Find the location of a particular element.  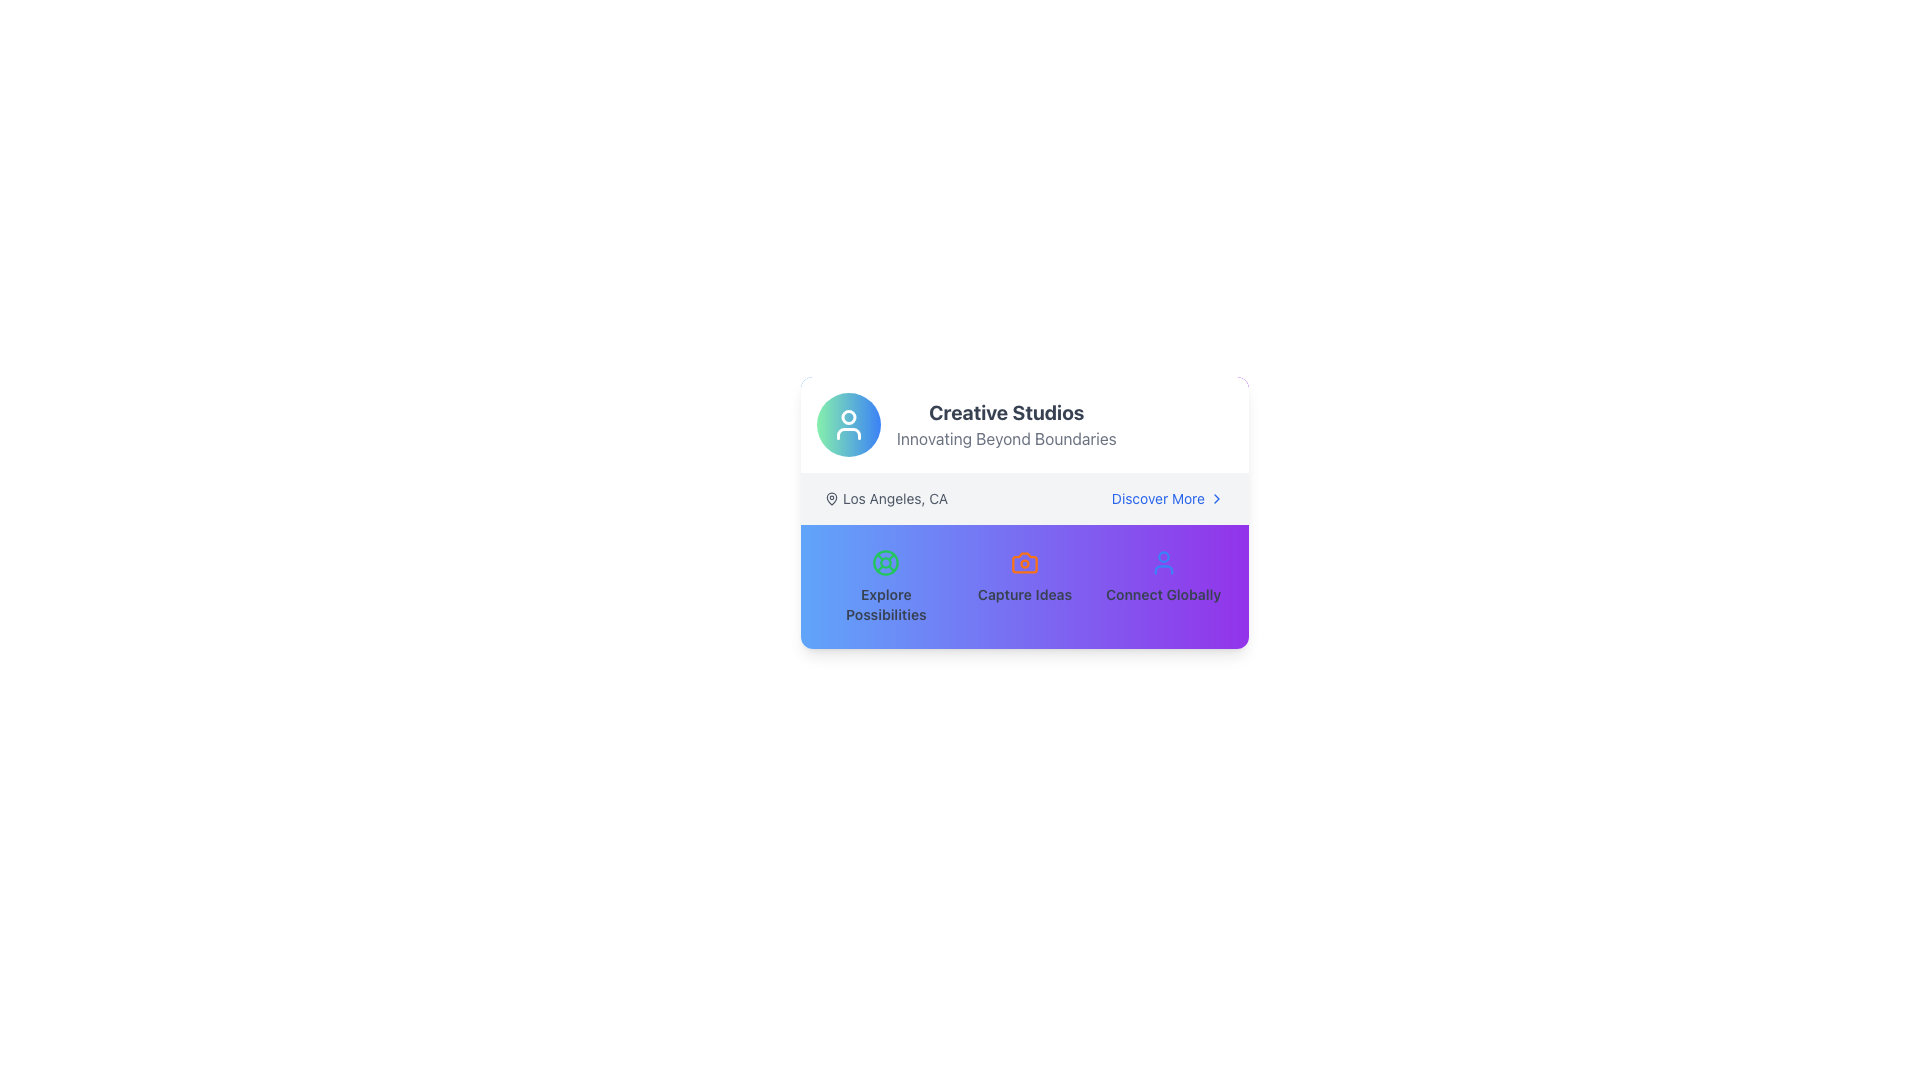

the blue circular shape representing the head of the user icon within the SVG graphic component is located at coordinates (1163, 557).